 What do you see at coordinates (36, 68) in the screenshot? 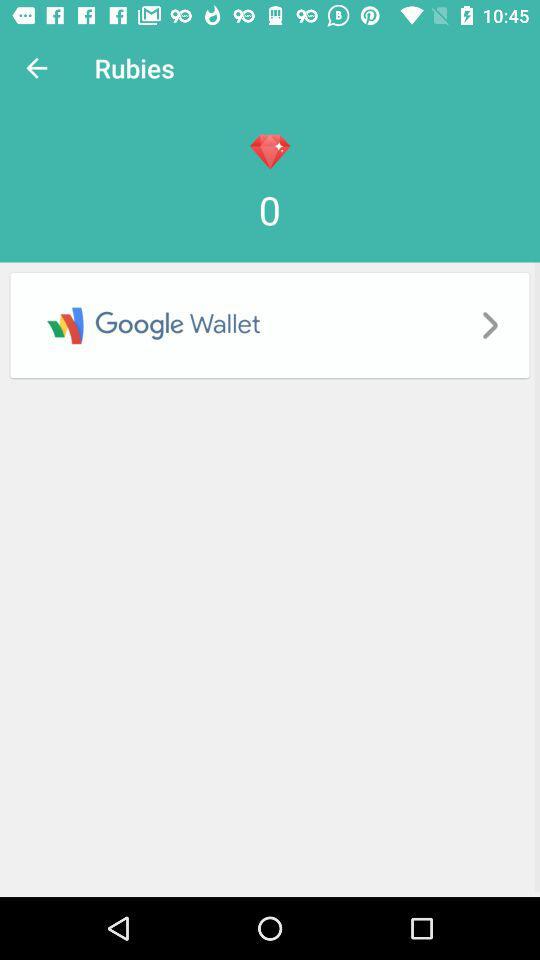
I see `item to the left of rubies` at bounding box center [36, 68].